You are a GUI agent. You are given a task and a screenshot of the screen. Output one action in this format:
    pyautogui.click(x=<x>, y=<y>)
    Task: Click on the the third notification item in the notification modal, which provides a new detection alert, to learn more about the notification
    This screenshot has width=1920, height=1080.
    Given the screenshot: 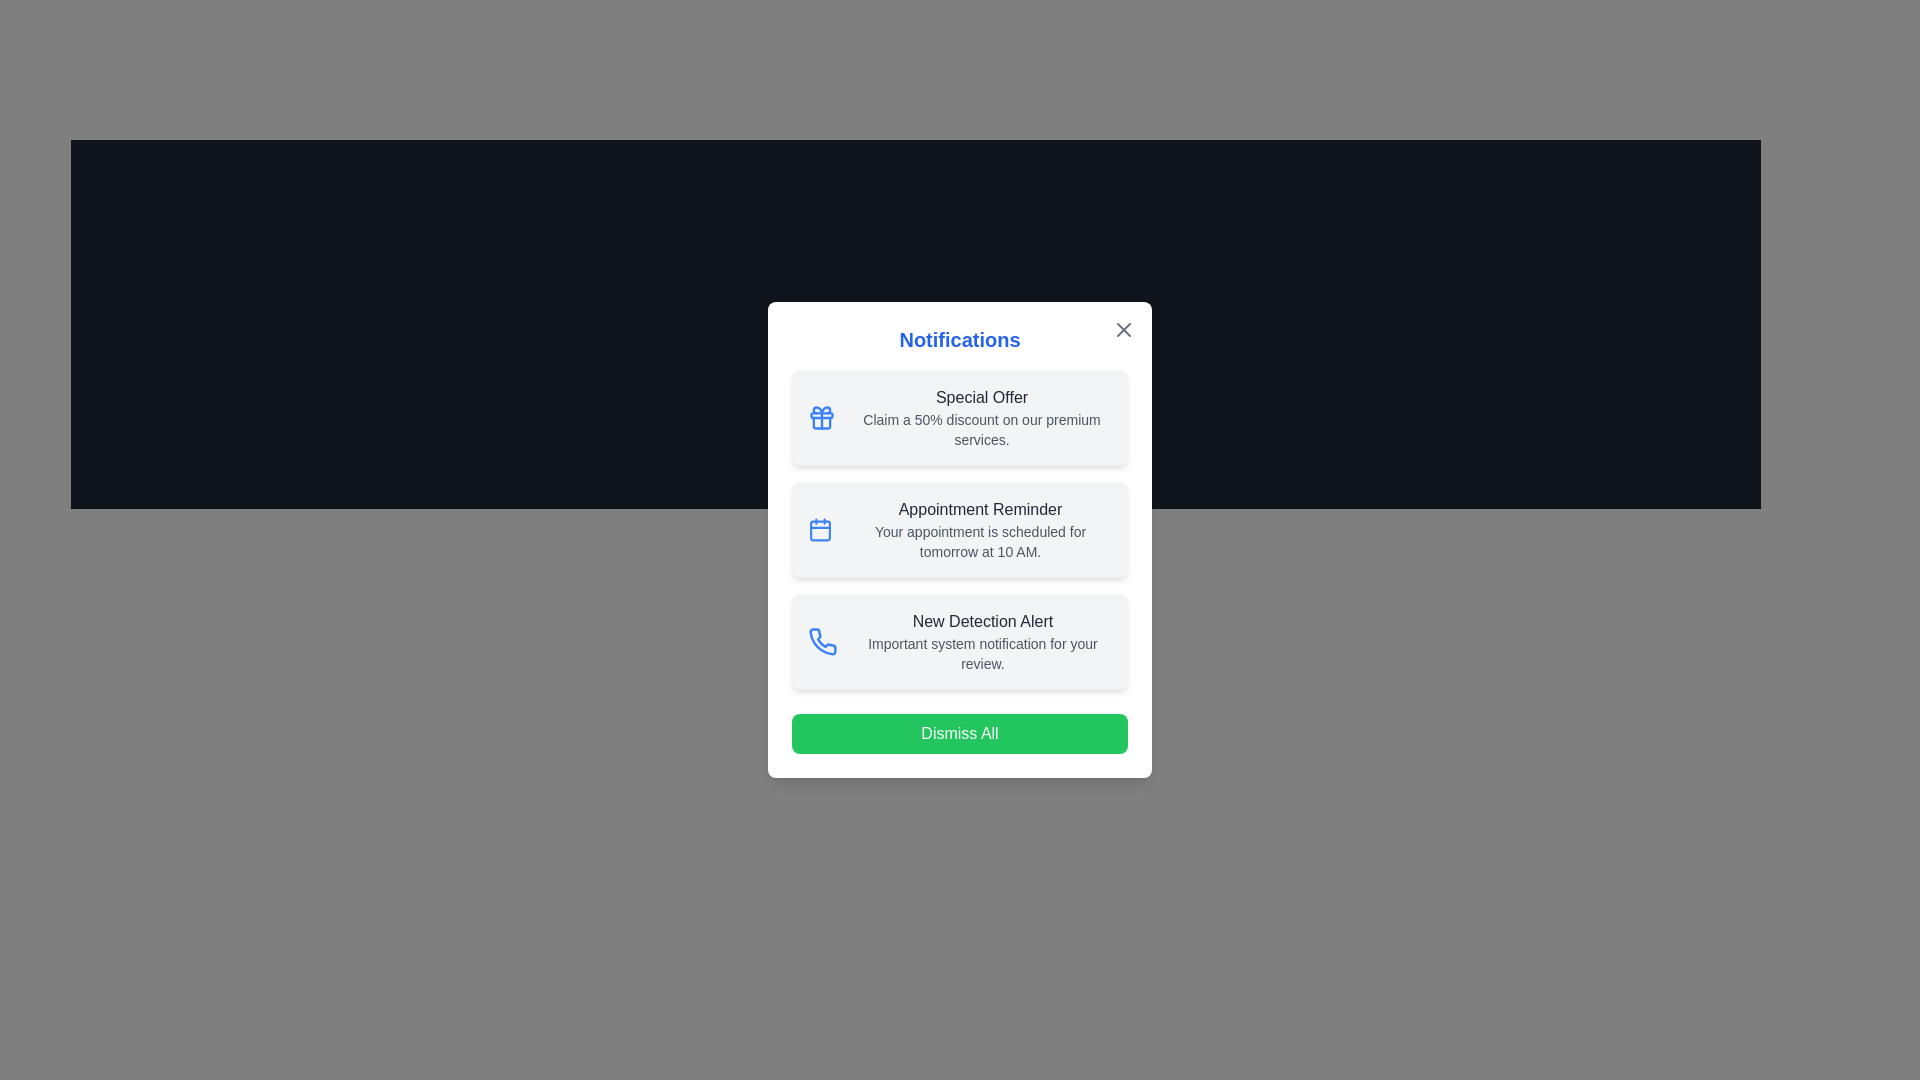 What is the action you would take?
    pyautogui.click(x=982, y=641)
    